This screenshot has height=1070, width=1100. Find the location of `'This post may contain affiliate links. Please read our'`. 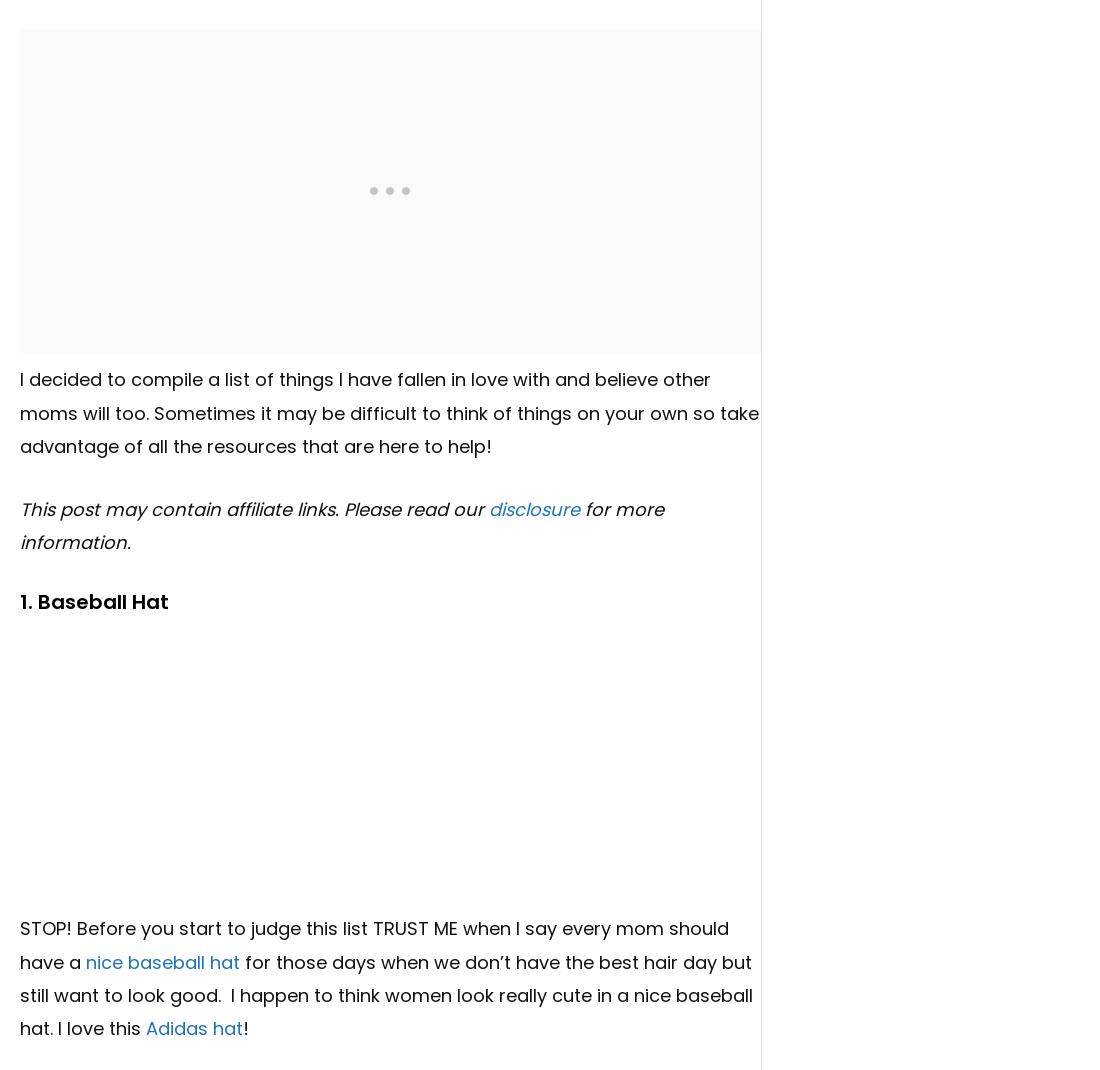

'This post may contain affiliate links. Please read our' is located at coordinates (254, 508).